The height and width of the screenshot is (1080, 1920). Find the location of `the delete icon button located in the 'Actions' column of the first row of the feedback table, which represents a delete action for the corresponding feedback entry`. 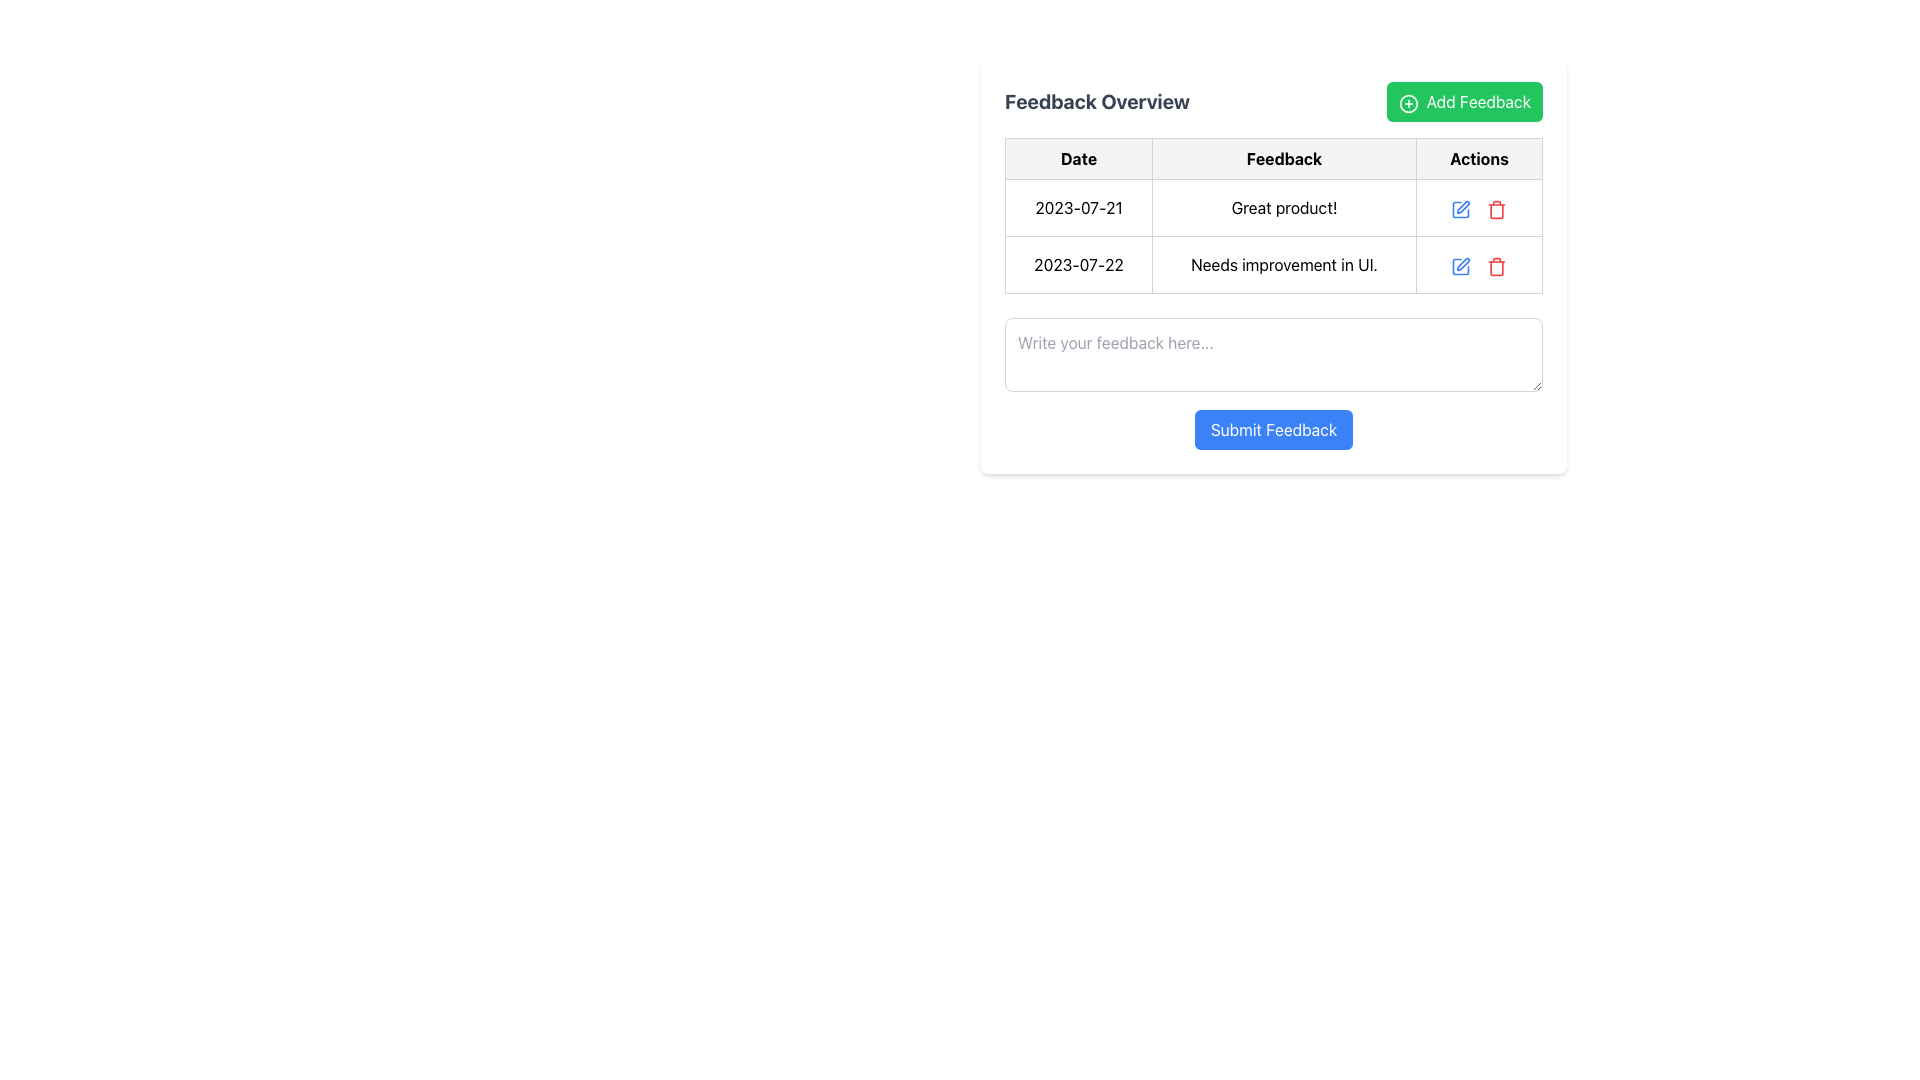

the delete icon button located in the 'Actions' column of the first row of the feedback table, which represents a delete action for the corresponding feedback entry is located at coordinates (1497, 208).